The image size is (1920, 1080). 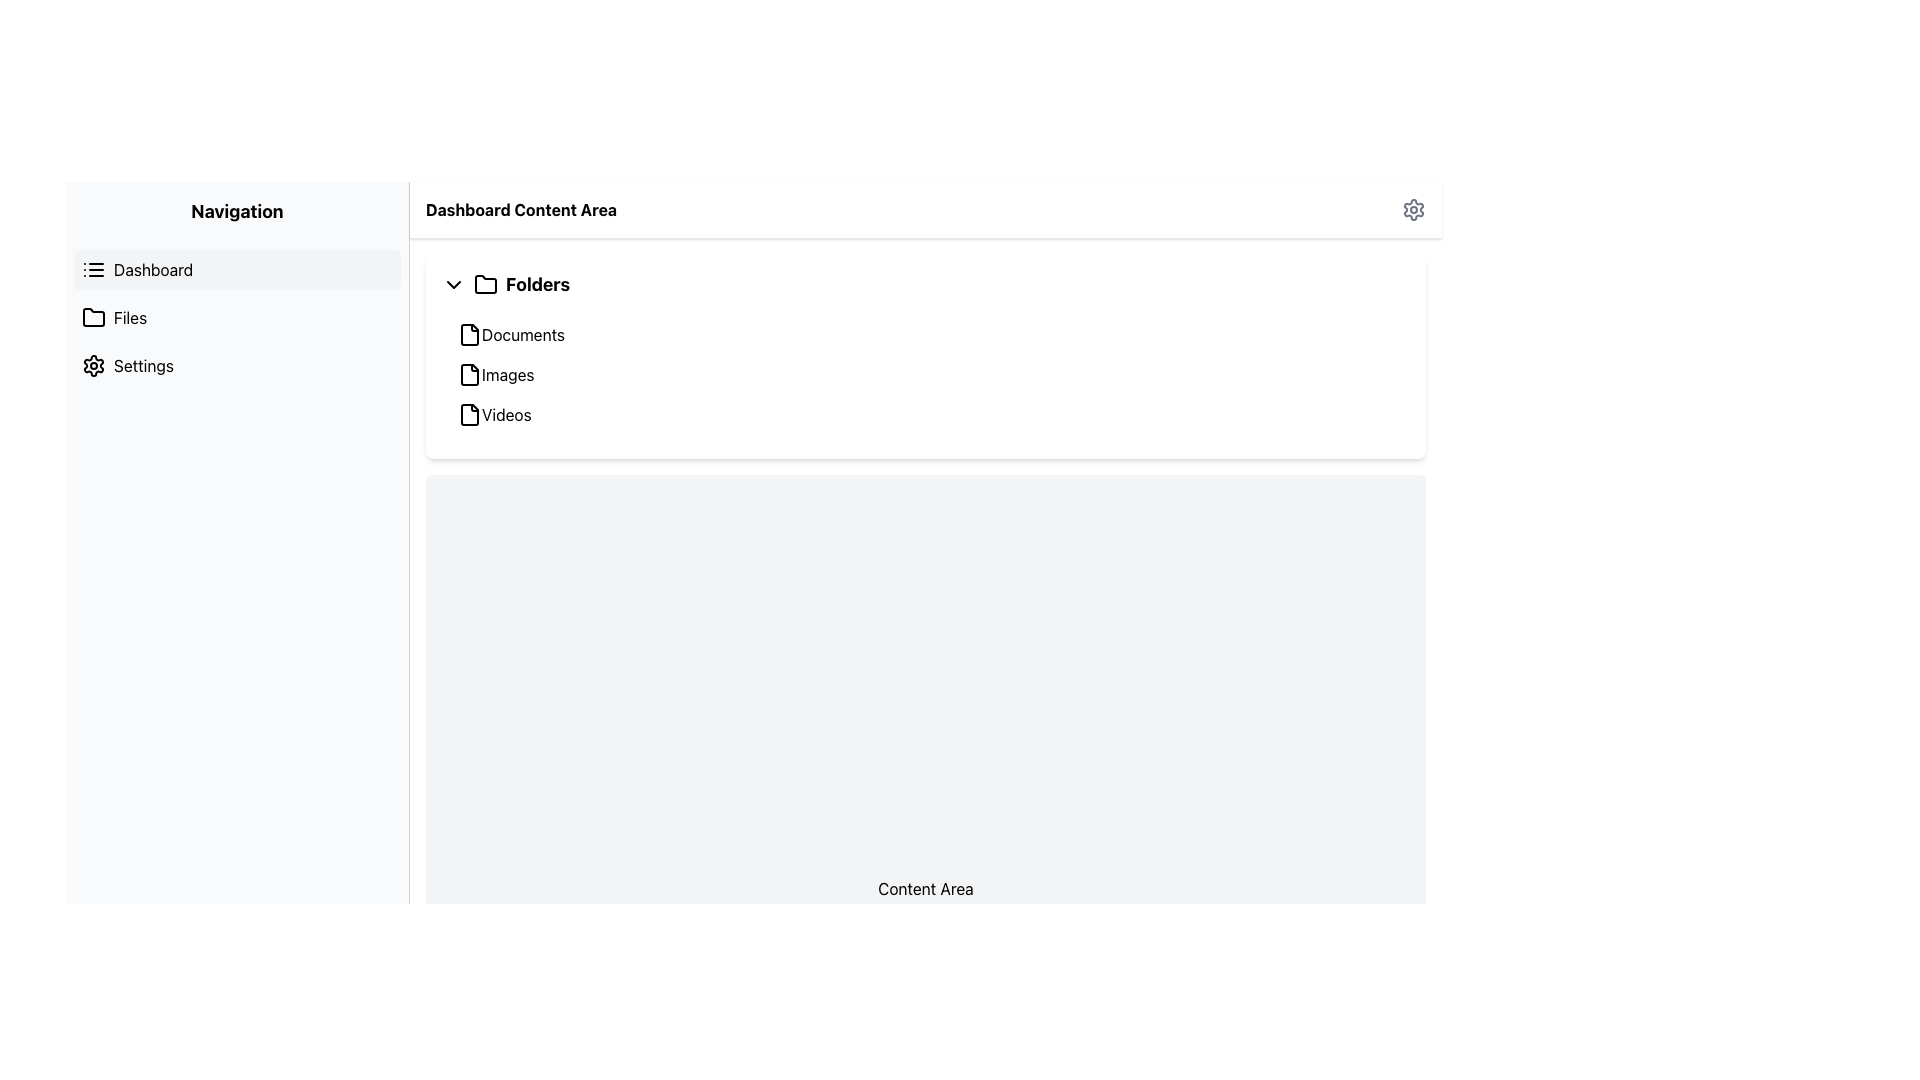 I want to click on the folder icon element located to the left of the 'Files' label in the navigation sidebar, so click(x=93, y=316).